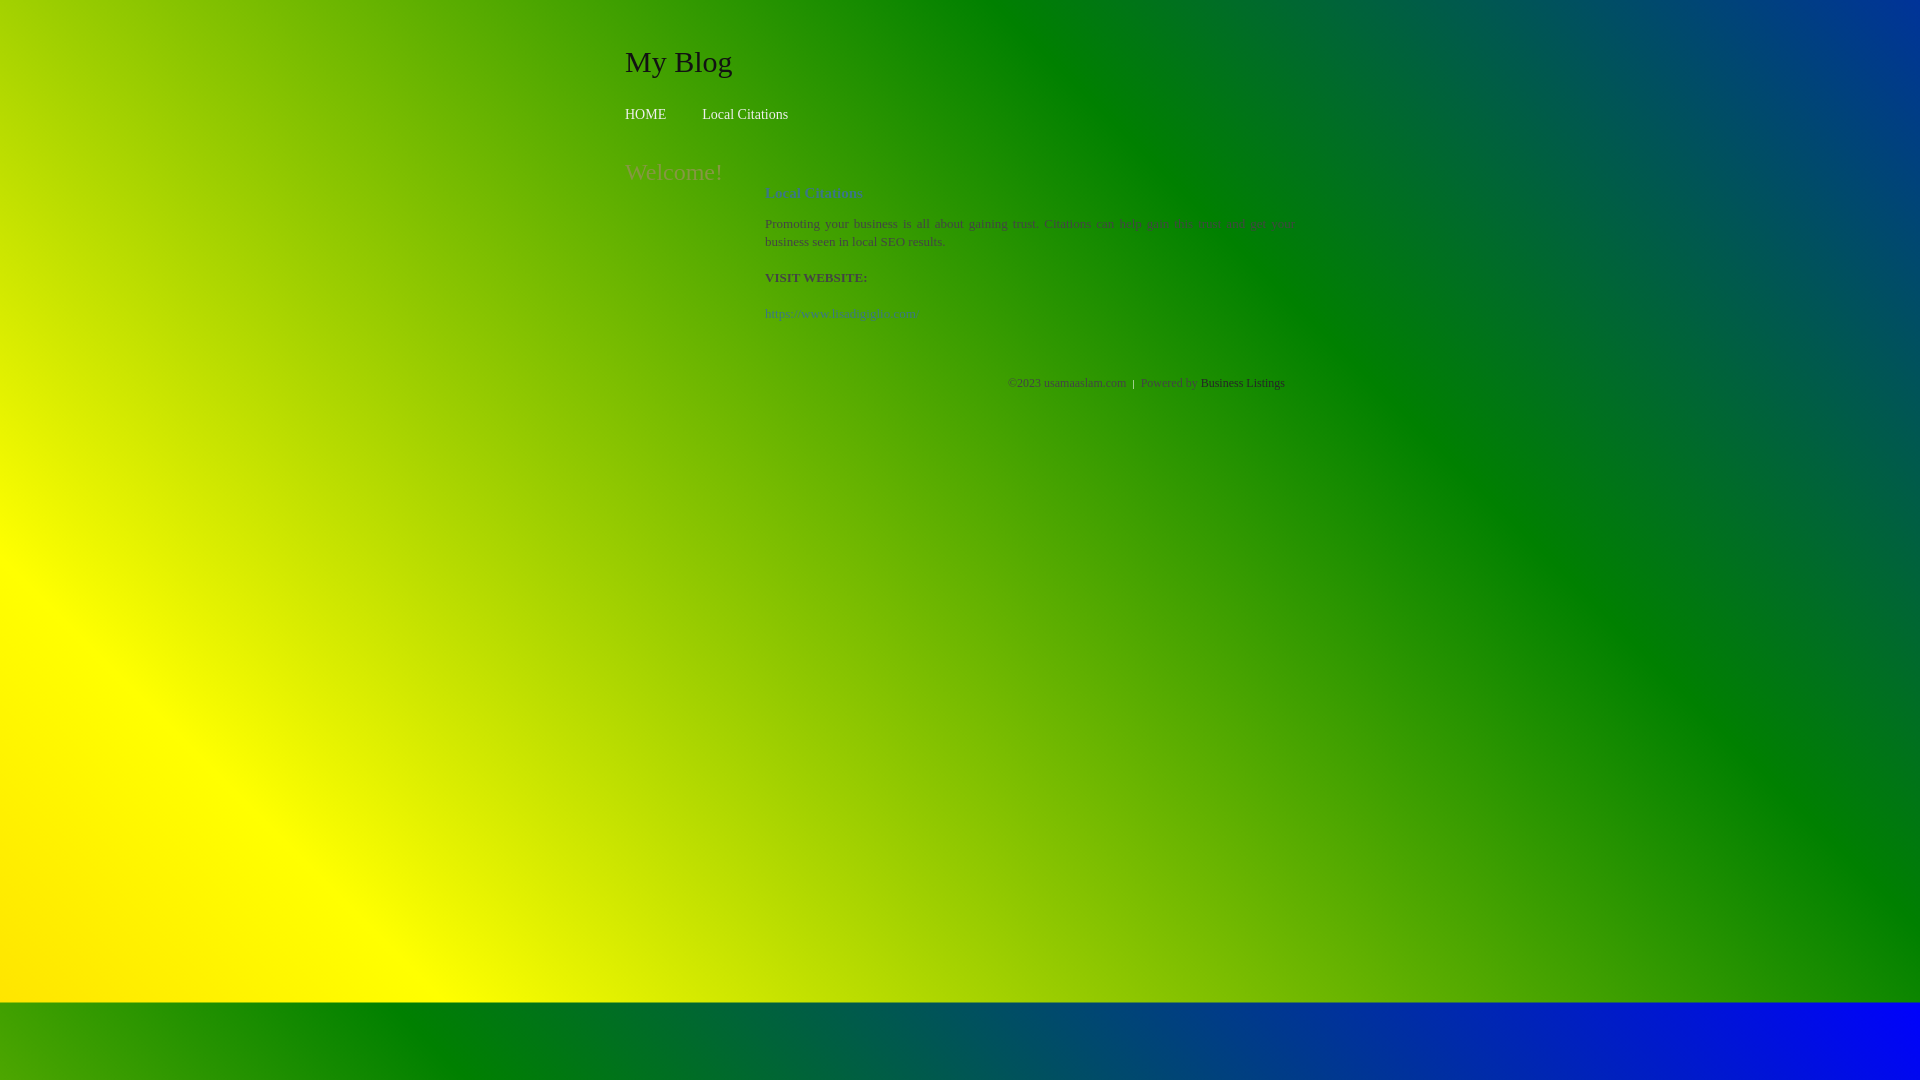 This screenshot has width=1920, height=1080. Describe the element at coordinates (743, 114) in the screenshot. I see `'Local Citations'` at that location.